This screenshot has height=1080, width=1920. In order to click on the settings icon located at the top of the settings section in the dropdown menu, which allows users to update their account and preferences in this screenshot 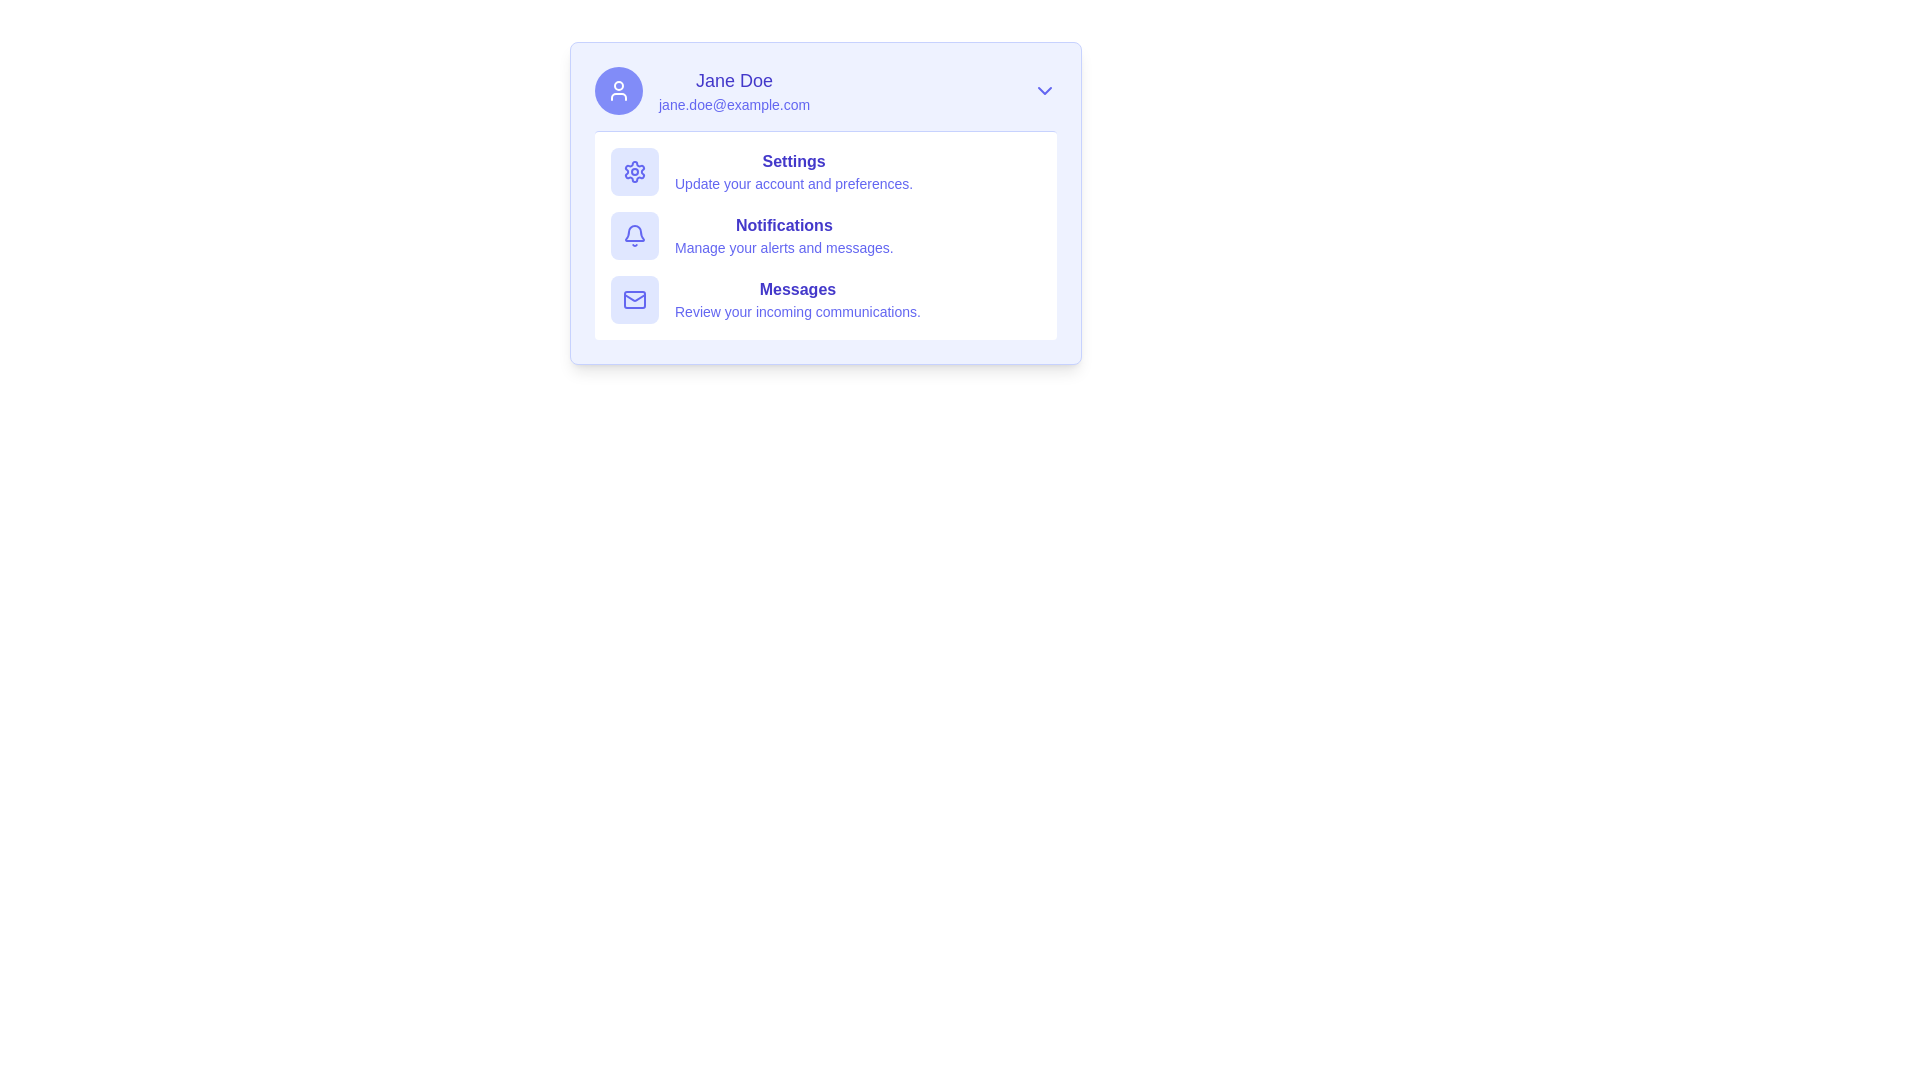, I will do `click(633, 171)`.